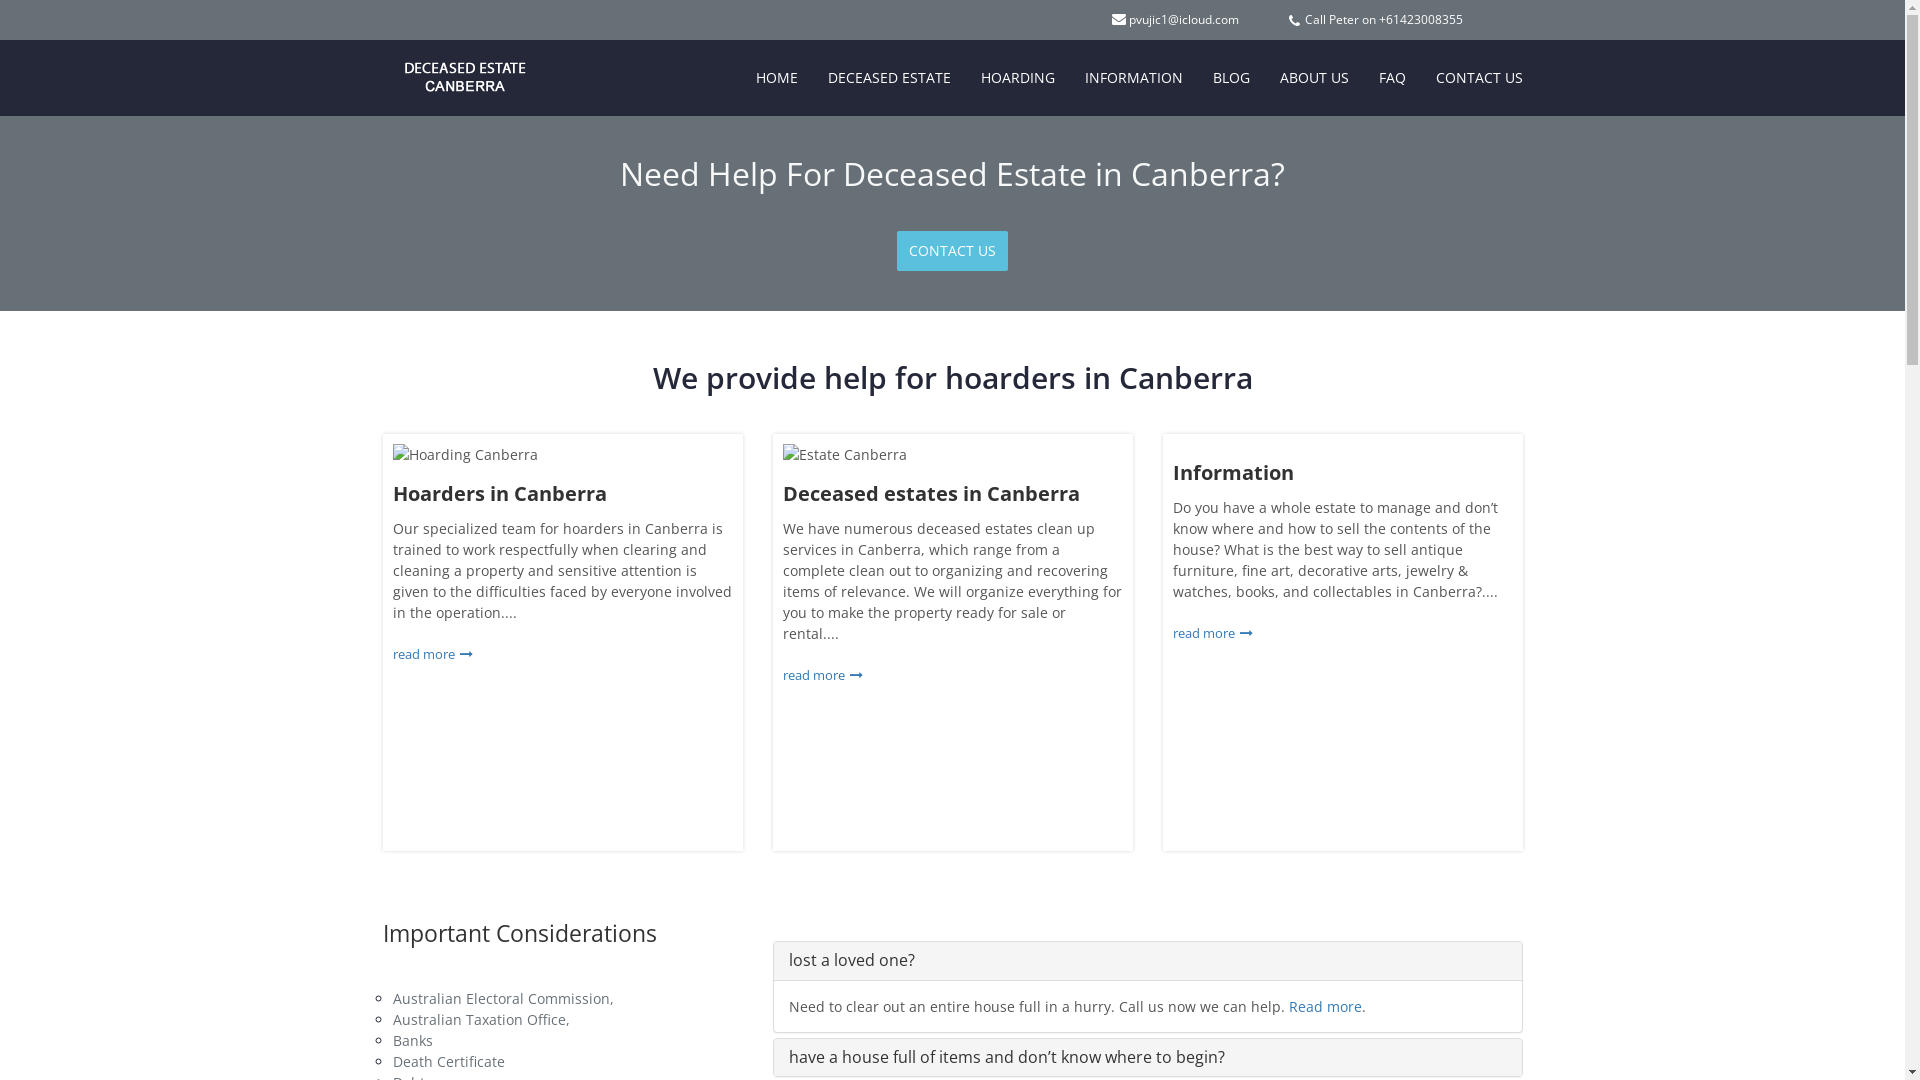  I want to click on 'CONTACT US', so click(1478, 76).